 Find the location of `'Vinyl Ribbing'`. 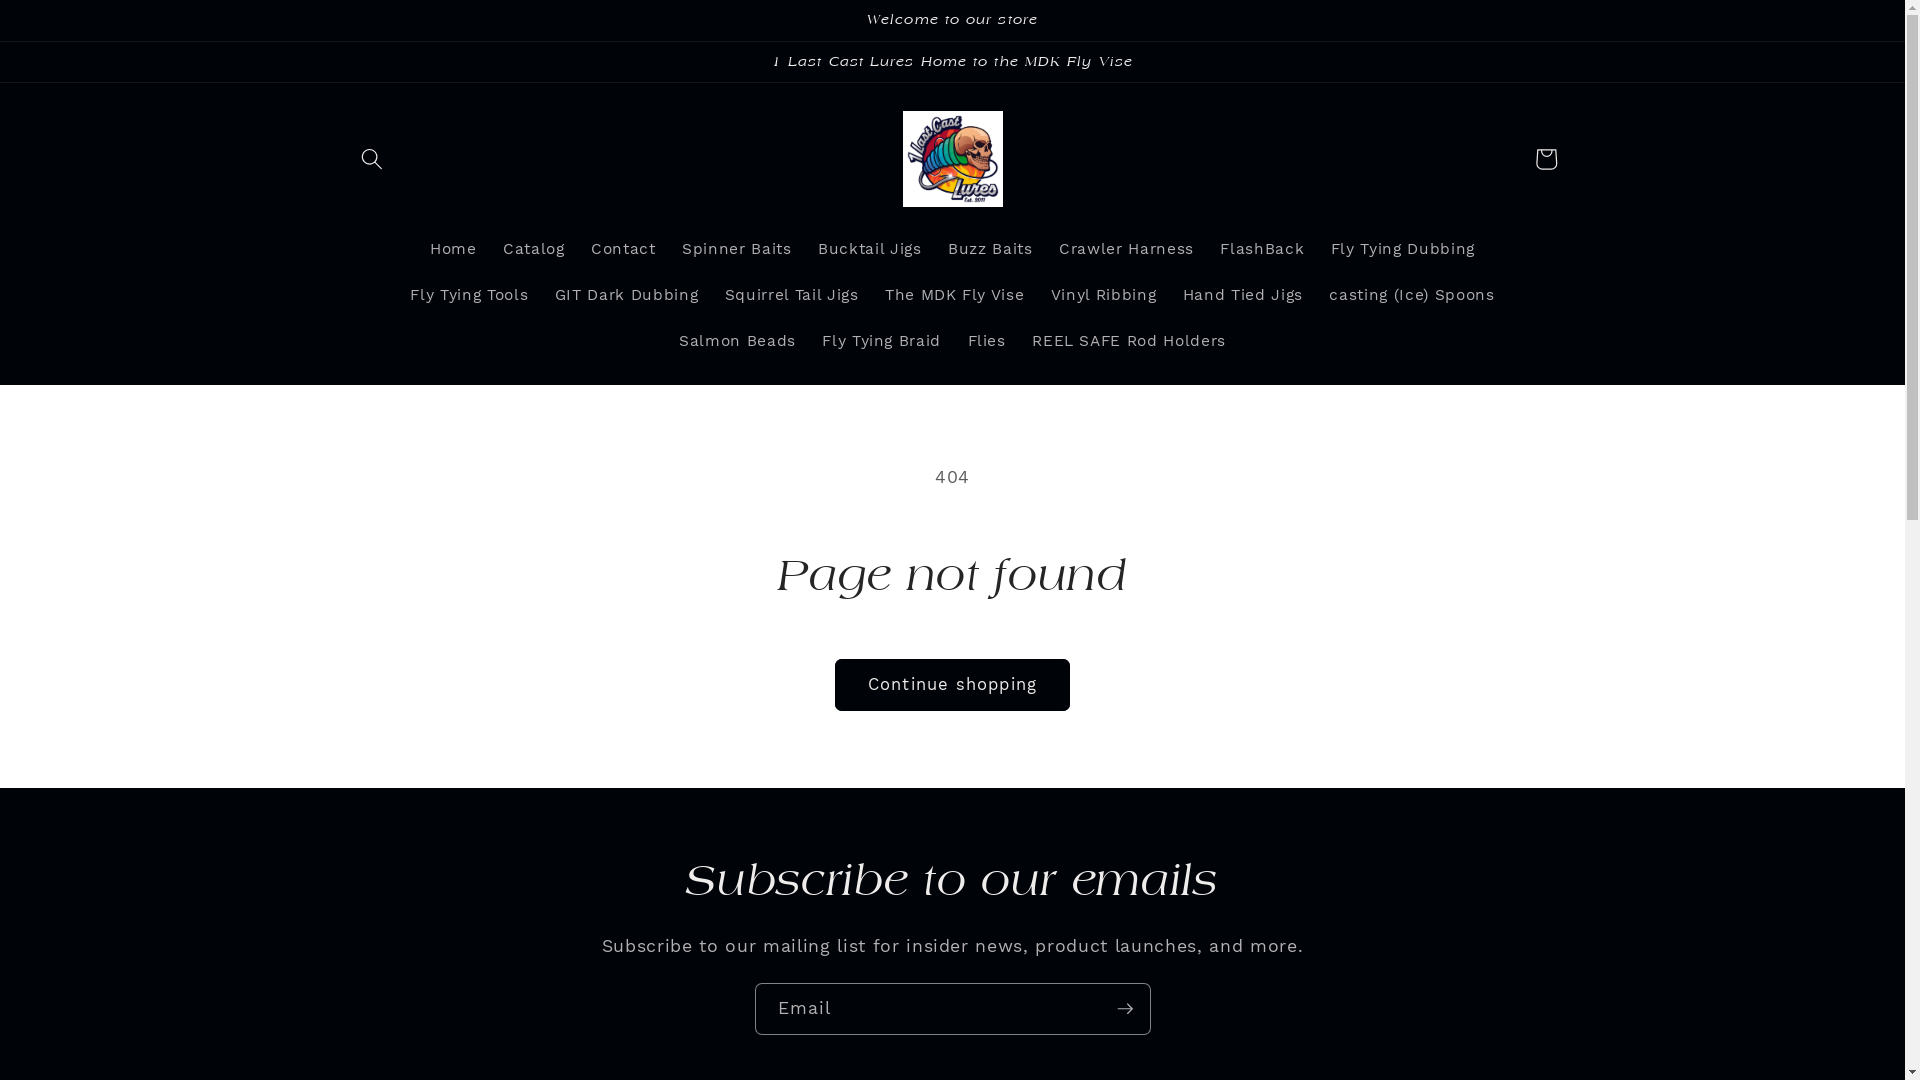

'Vinyl Ribbing' is located at coordinates (1103, 296).